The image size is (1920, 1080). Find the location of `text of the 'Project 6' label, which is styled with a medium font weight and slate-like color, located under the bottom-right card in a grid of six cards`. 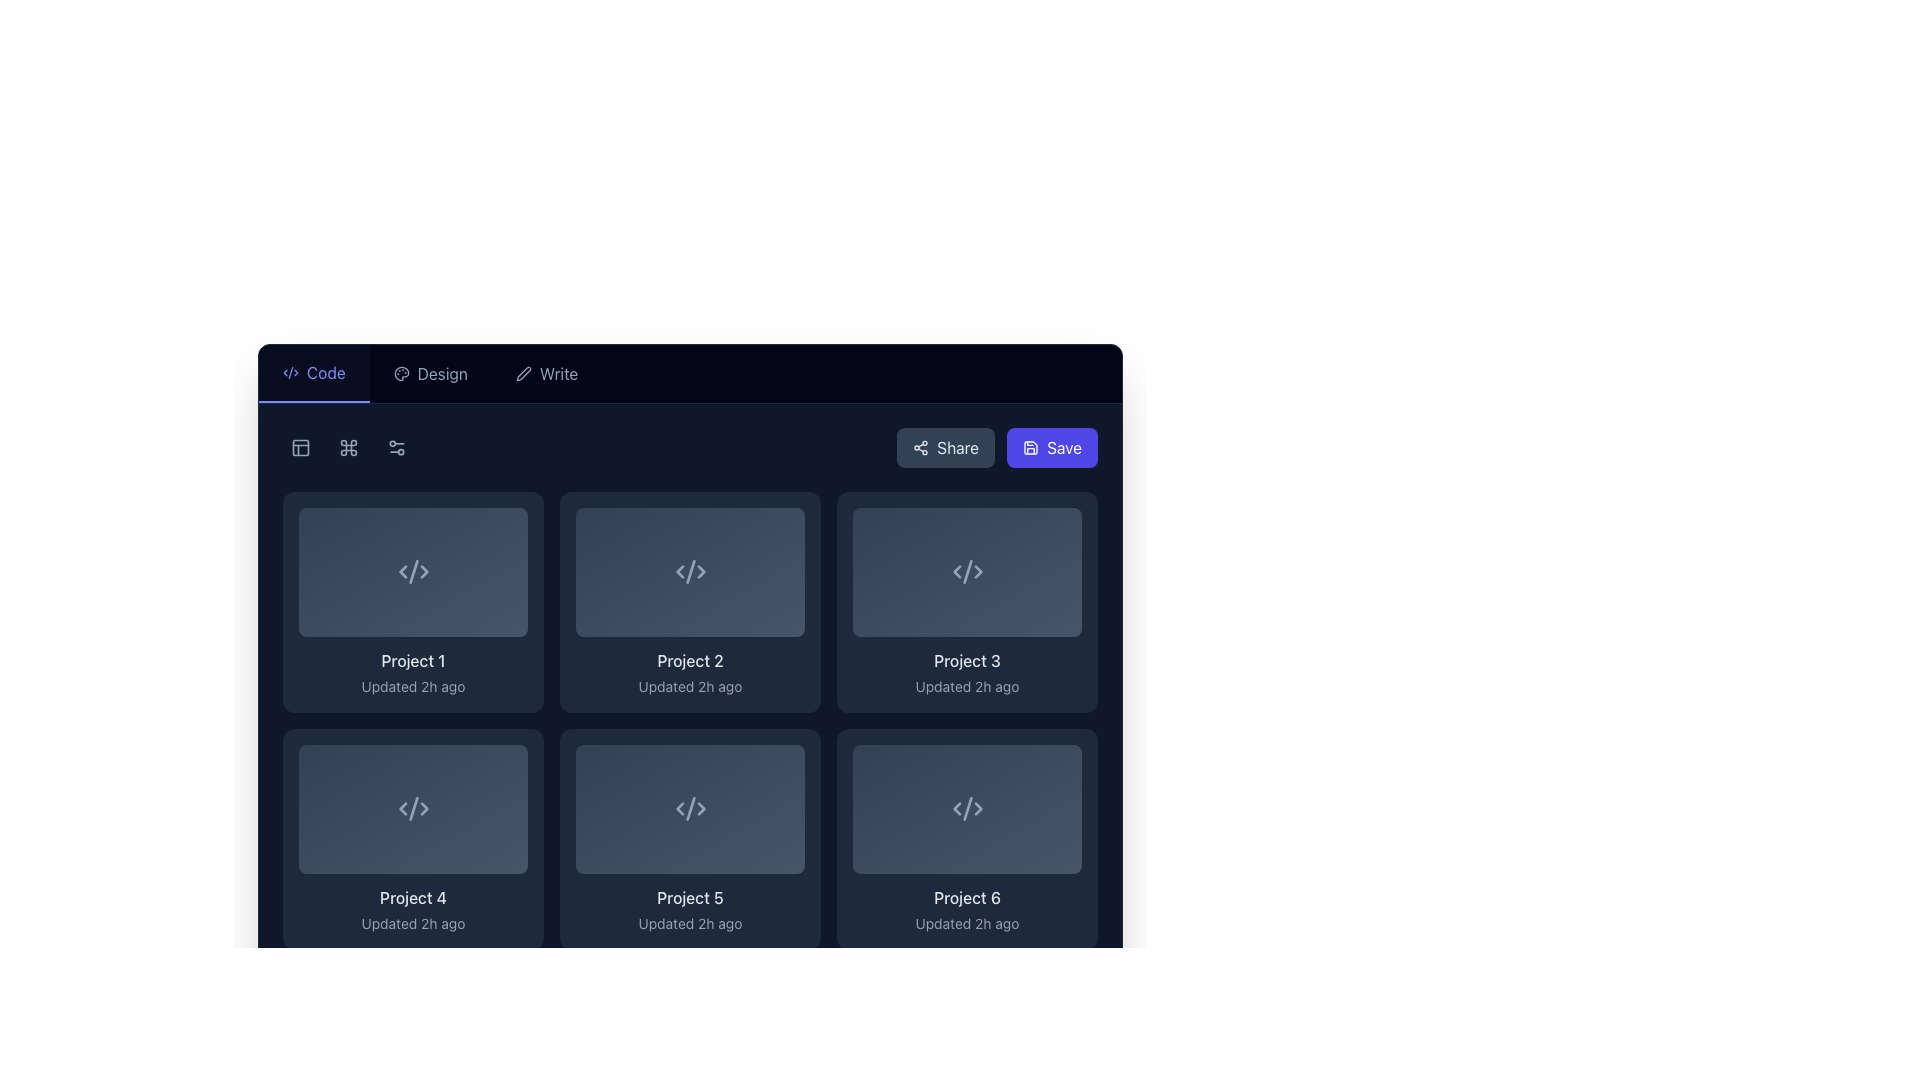

text of the 'Project 6' label, which is styled with a medium font weight and slate-like color, located under the bottom-right card in a grid of six cards is located at coordinates (967, 896).